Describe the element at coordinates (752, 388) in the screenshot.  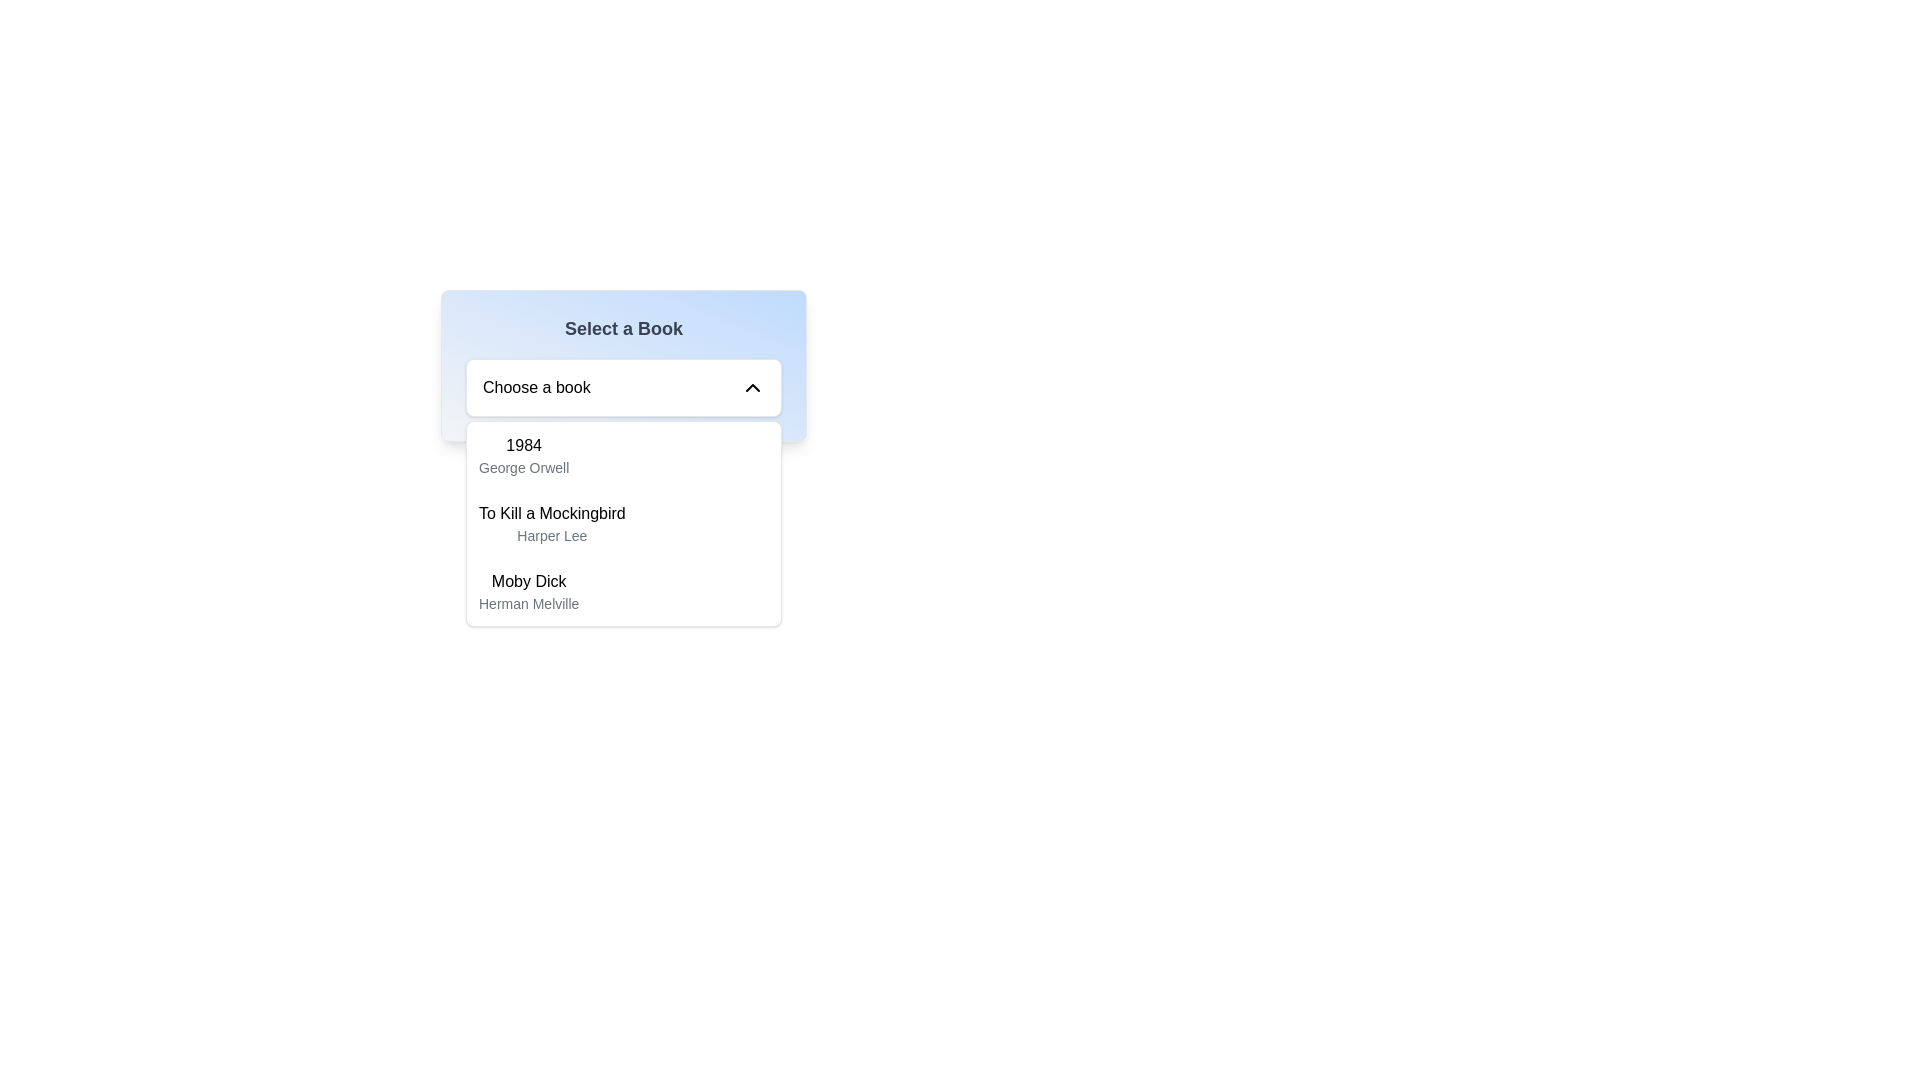
I see `the upward action icon located to the right of the 'Choose a book' dropdown menu` at that location.